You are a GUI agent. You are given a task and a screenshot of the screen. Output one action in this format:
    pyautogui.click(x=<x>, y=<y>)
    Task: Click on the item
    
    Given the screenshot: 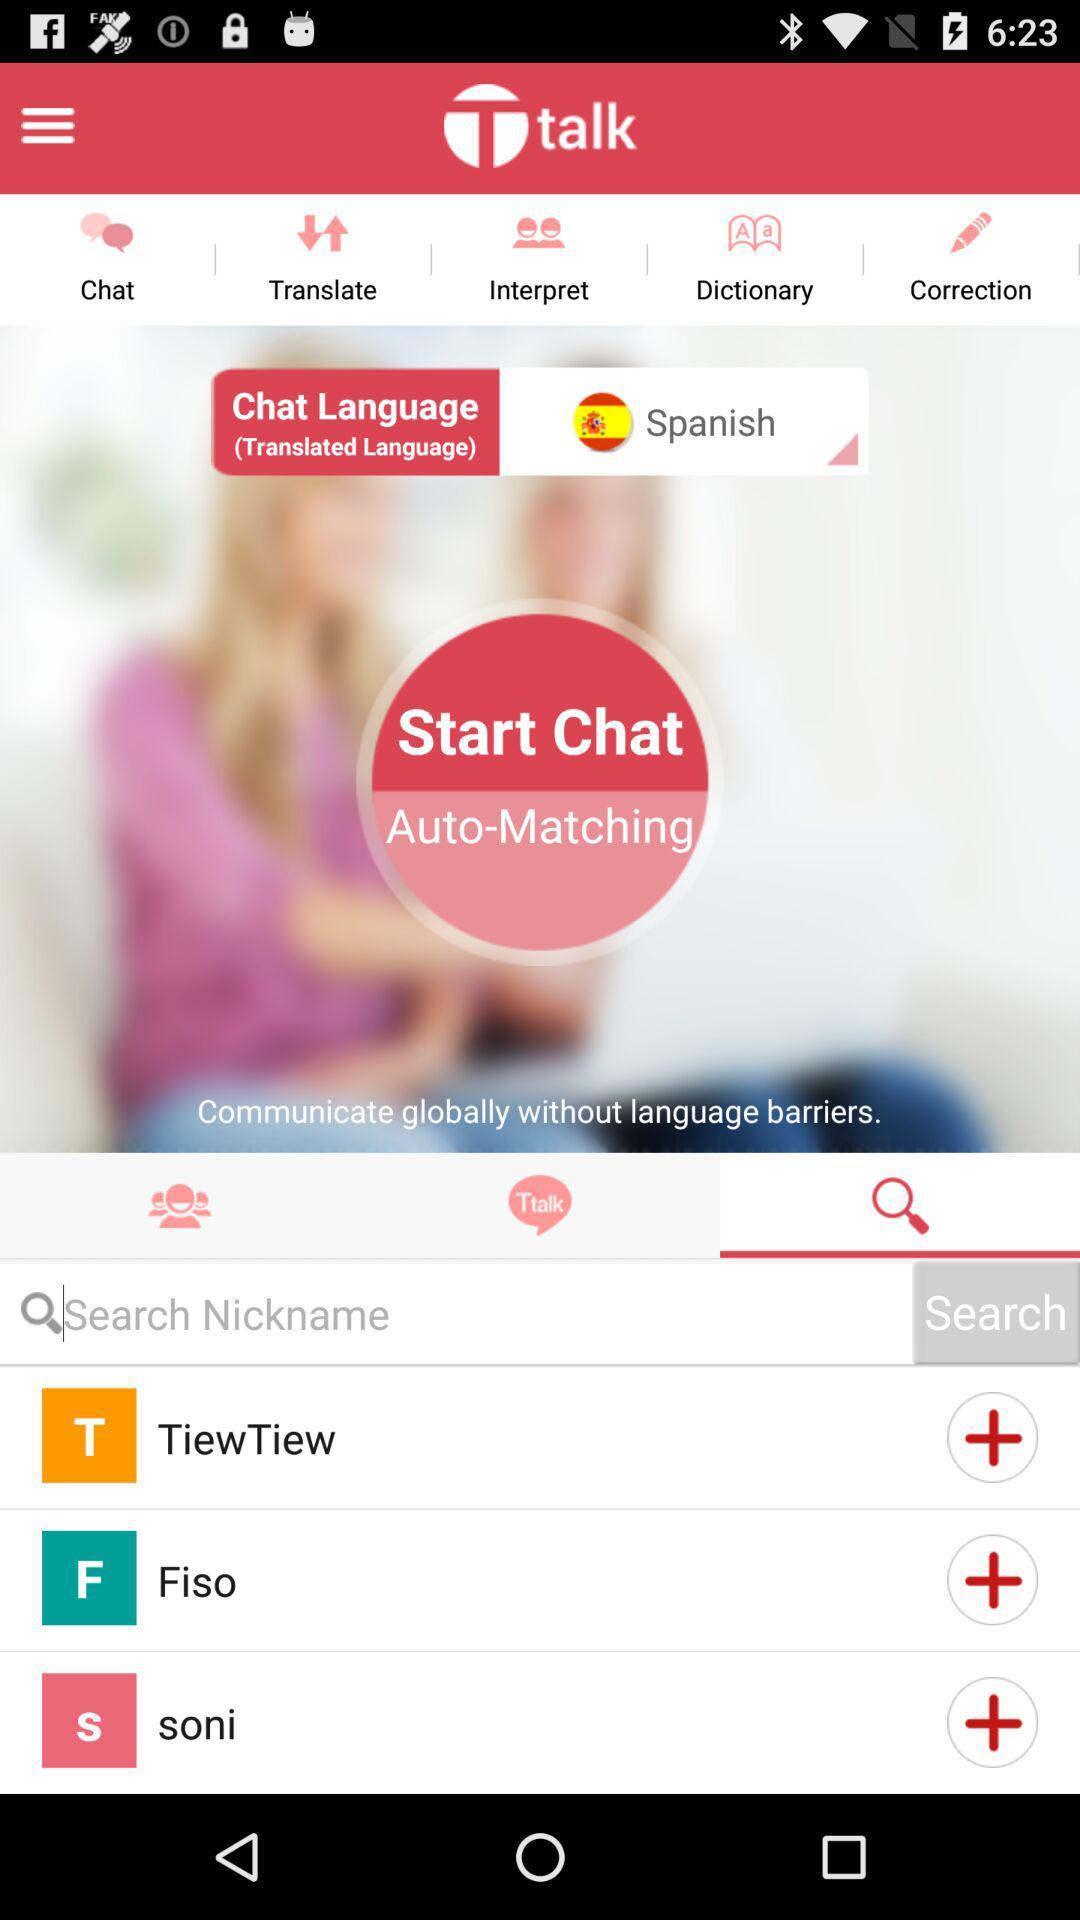 What is the action you would take?
    pyautogui.click(x=992, y=1578)
    